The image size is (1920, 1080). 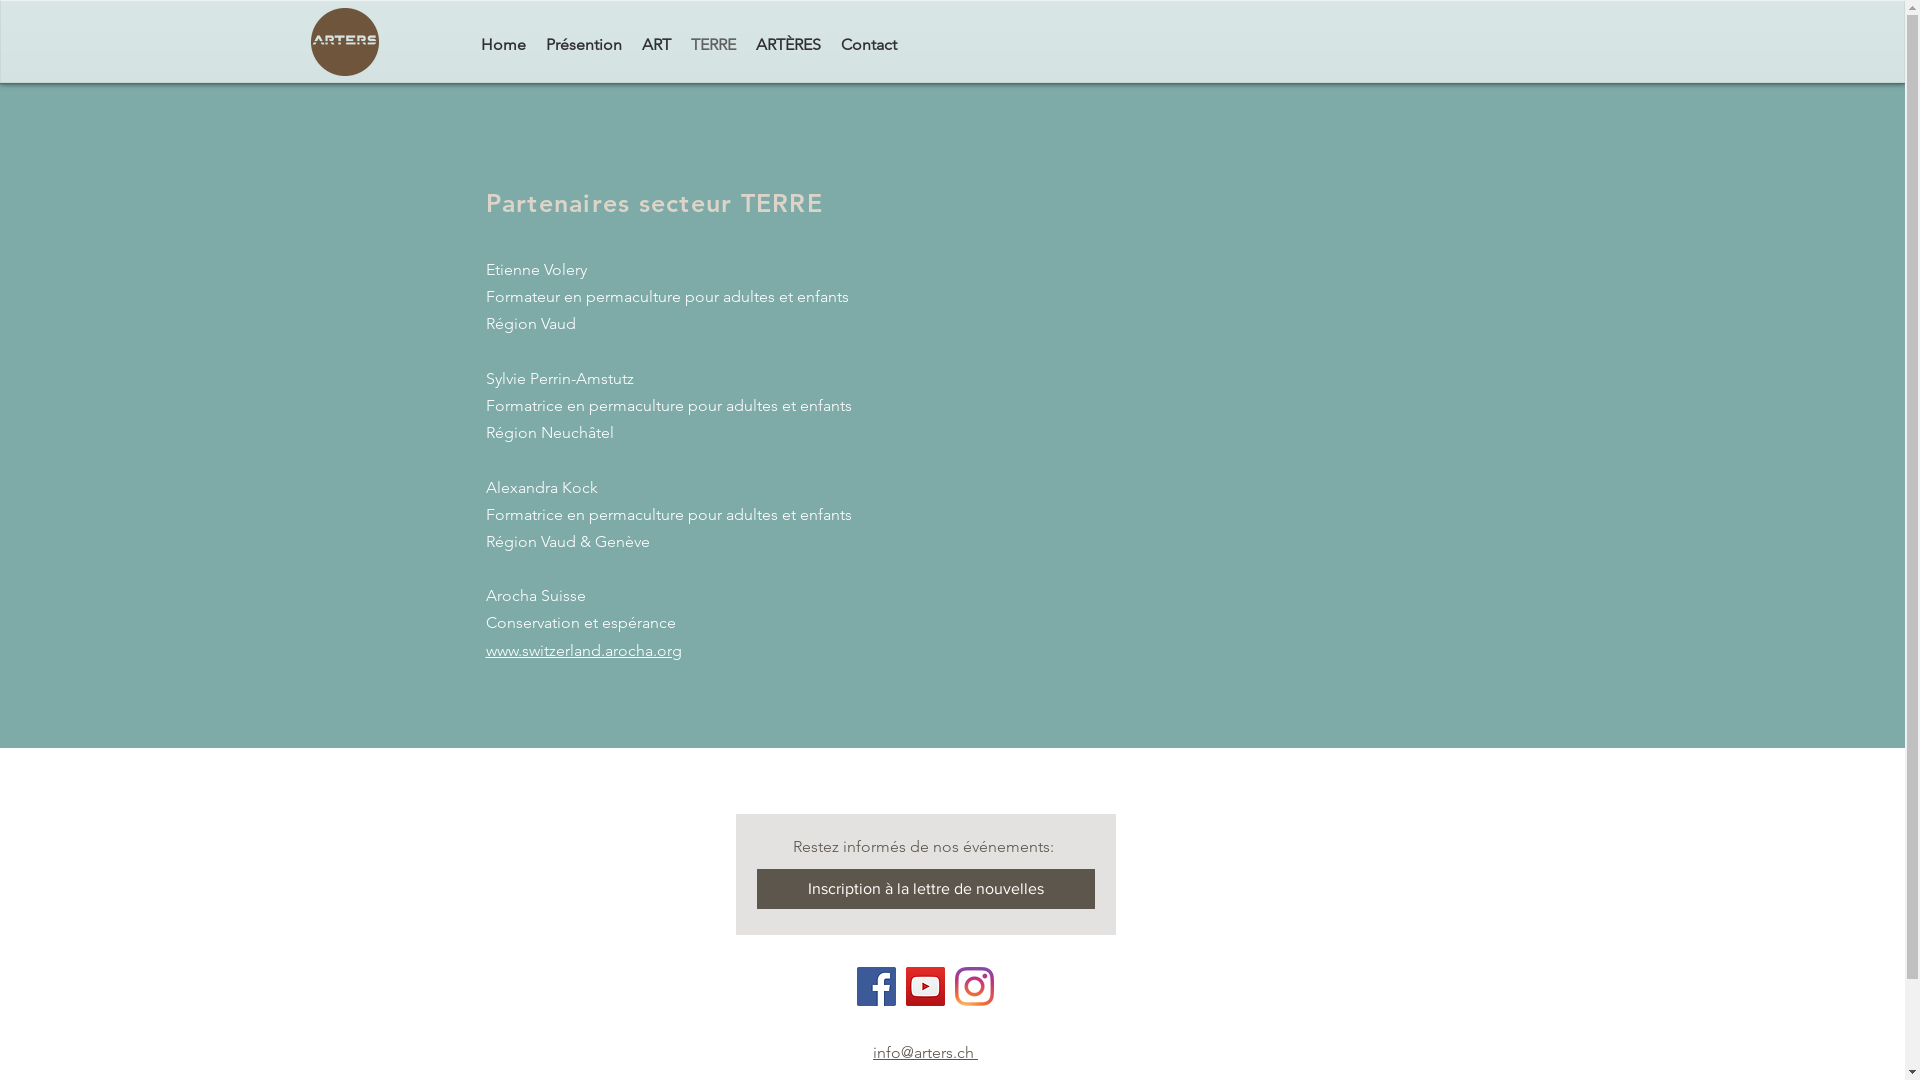 I want to click on 'Home', so click(x=502, y=45).